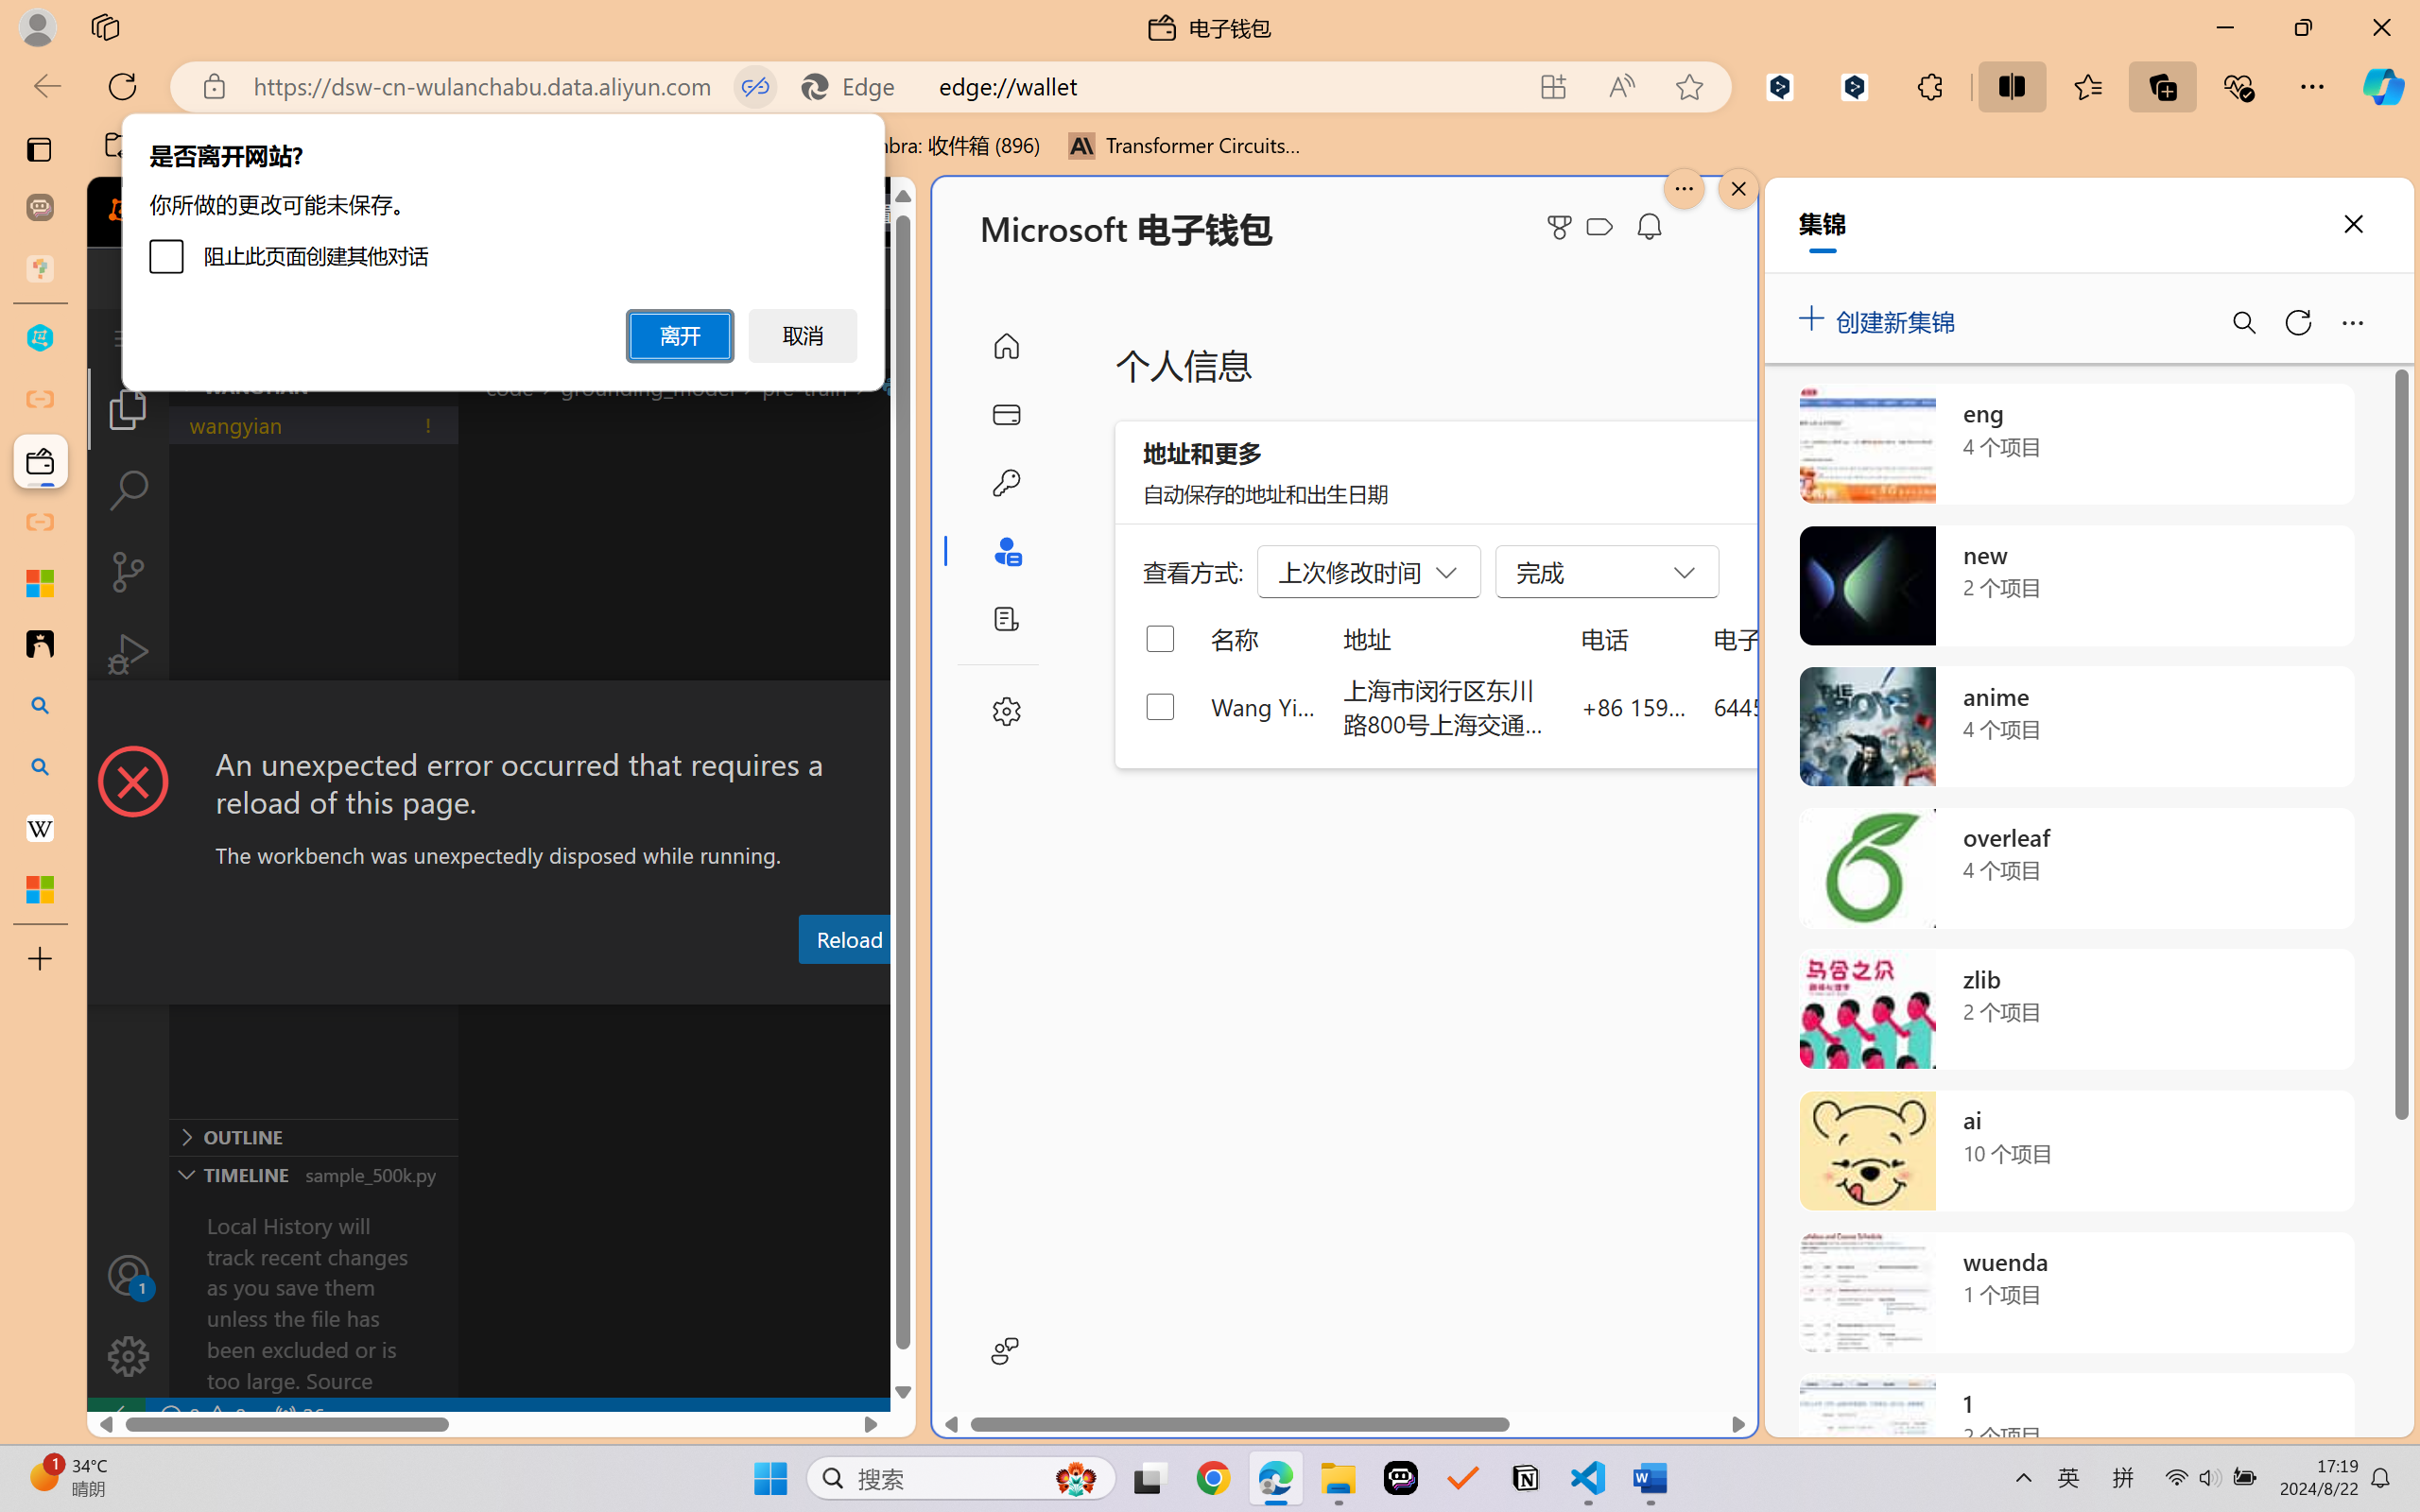  I want to click on 'Microsoft Rewards', so click(1563, 227).